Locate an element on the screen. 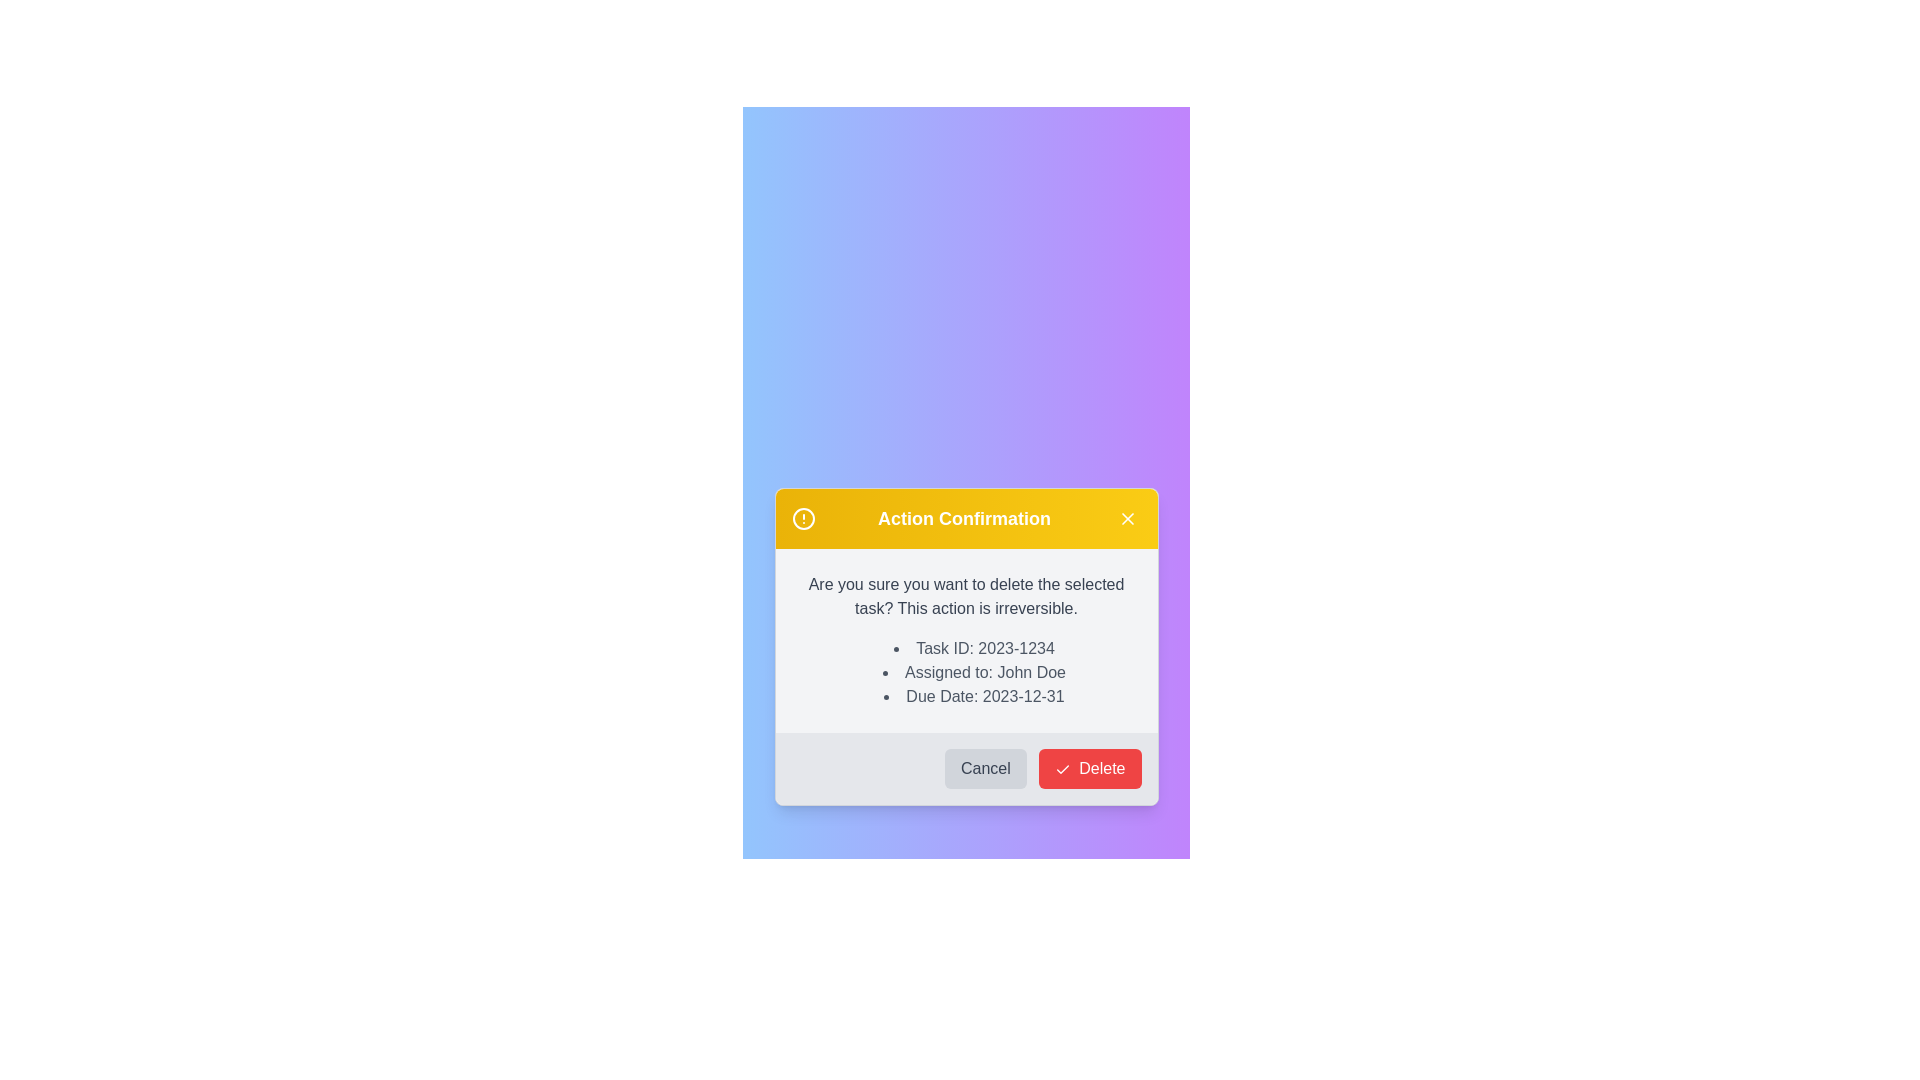  the Close button, a small red cross-shaped icon located in the top-right corner of the yellow banner labeled 'Action Confirmation' is located at coordinates (1127, 518).